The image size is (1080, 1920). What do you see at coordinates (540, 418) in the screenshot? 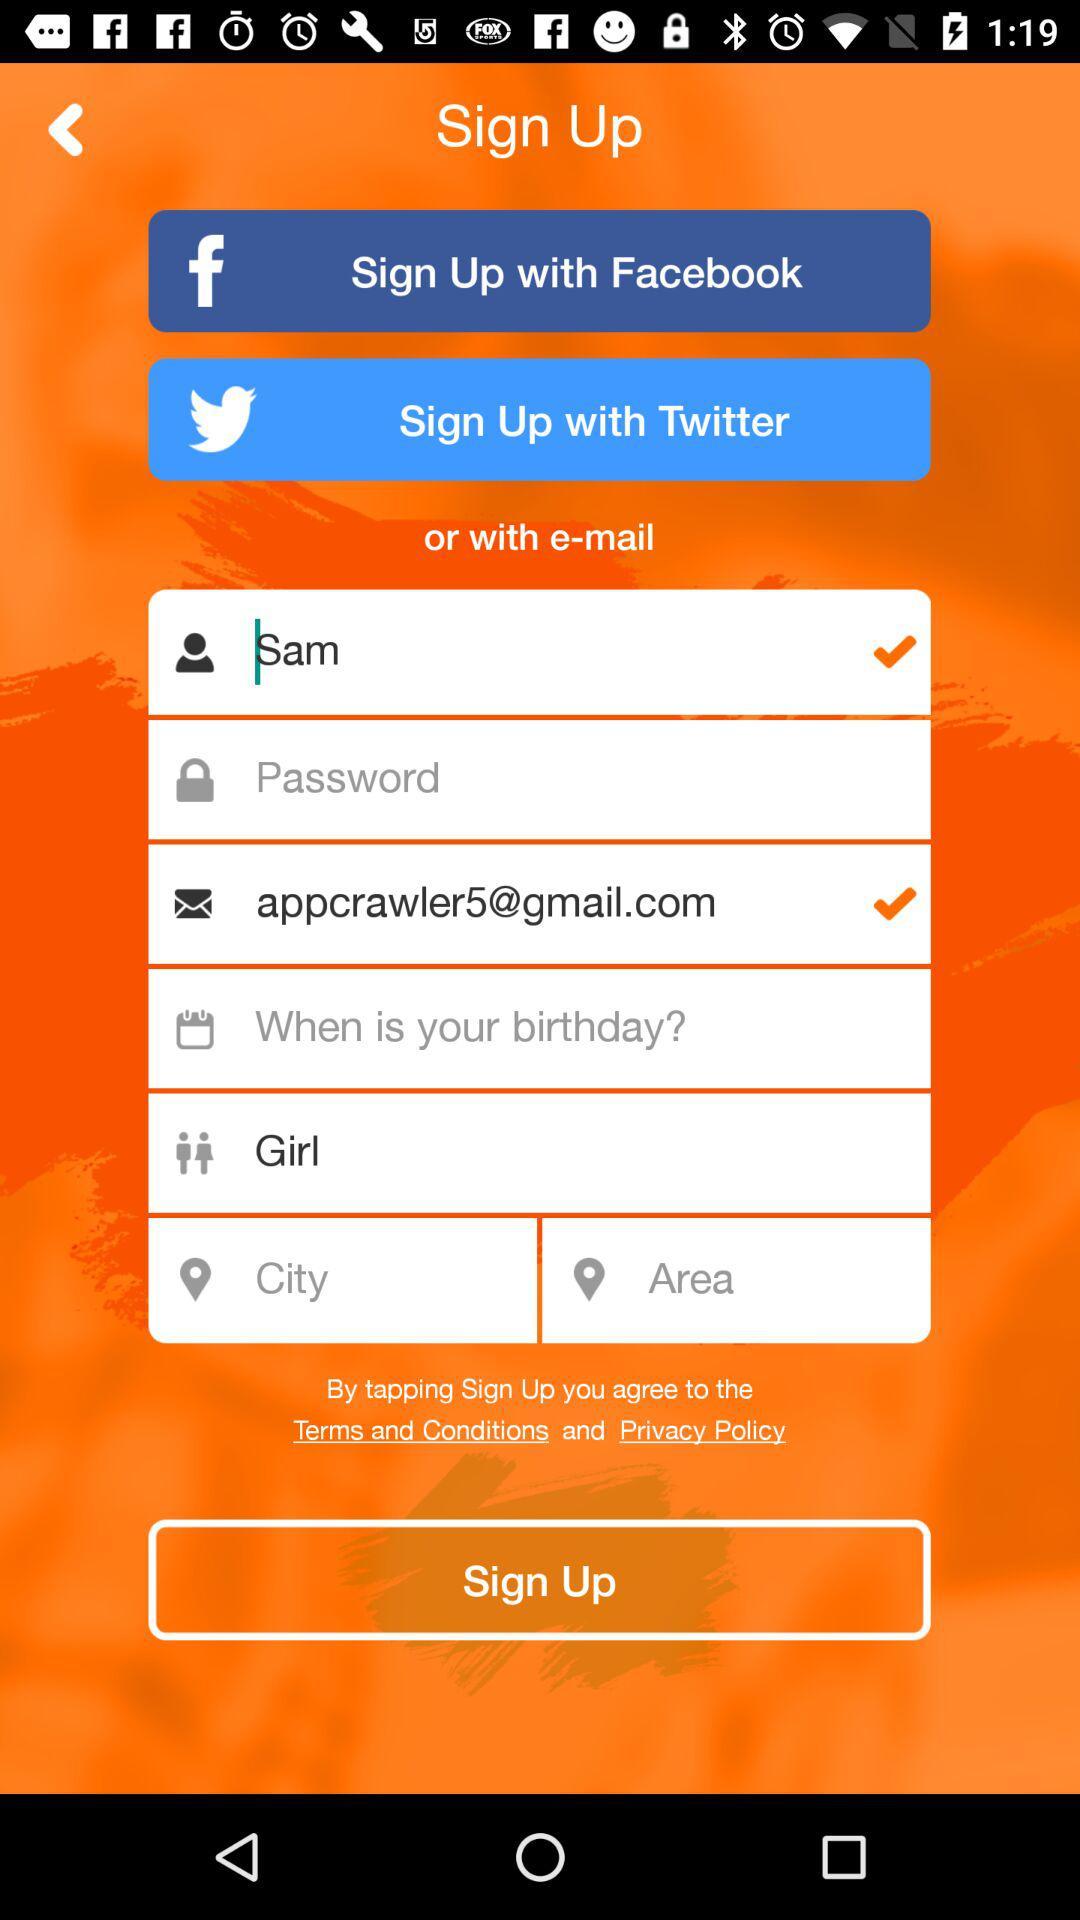
I see `the twitter below facebook` at bounding box center [540, 418].